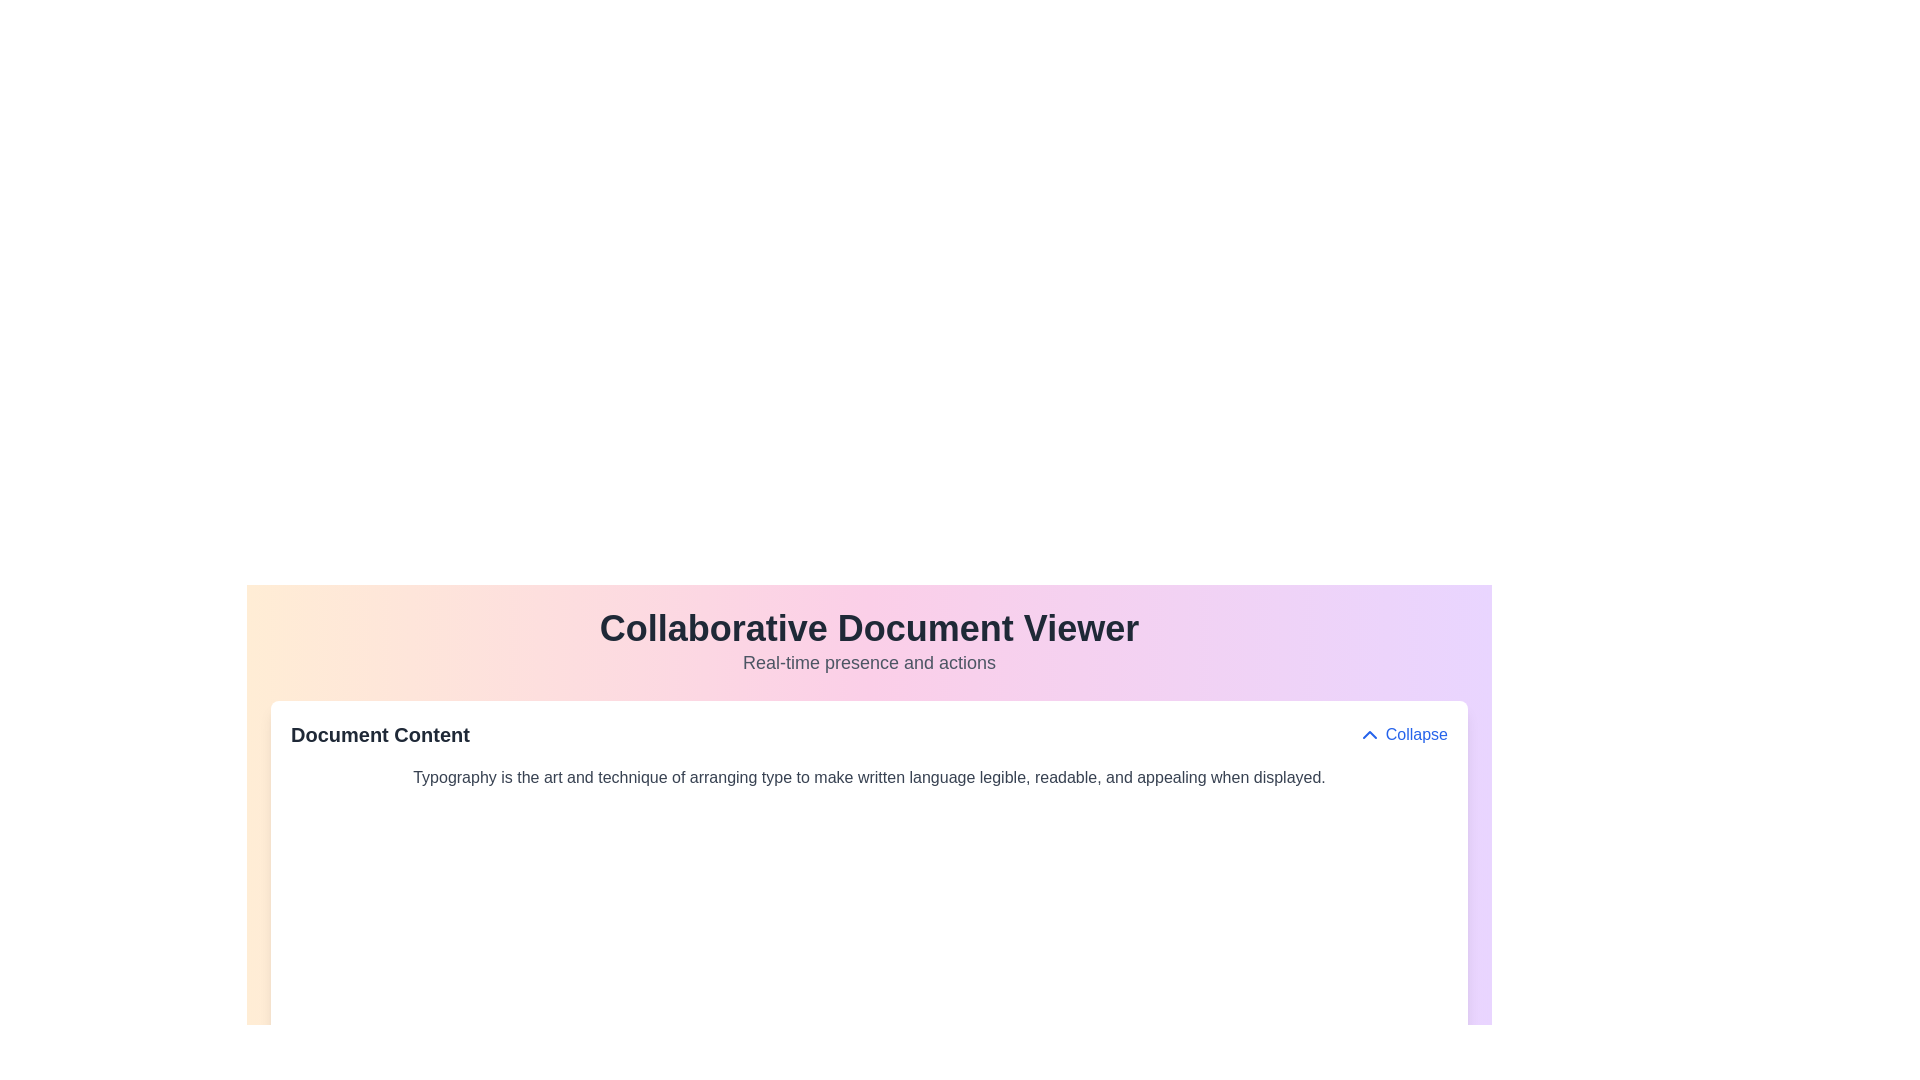 This screenshot has width=1920, height=1080. What do you see at coordinates (380, 735) in the screenshot?
I see `bold text component labeled 'Document Content' that is prominently displayed in dark gray at the upper section of the interface, preceding the 'Collapse' button` at bounding box center [380, 735].